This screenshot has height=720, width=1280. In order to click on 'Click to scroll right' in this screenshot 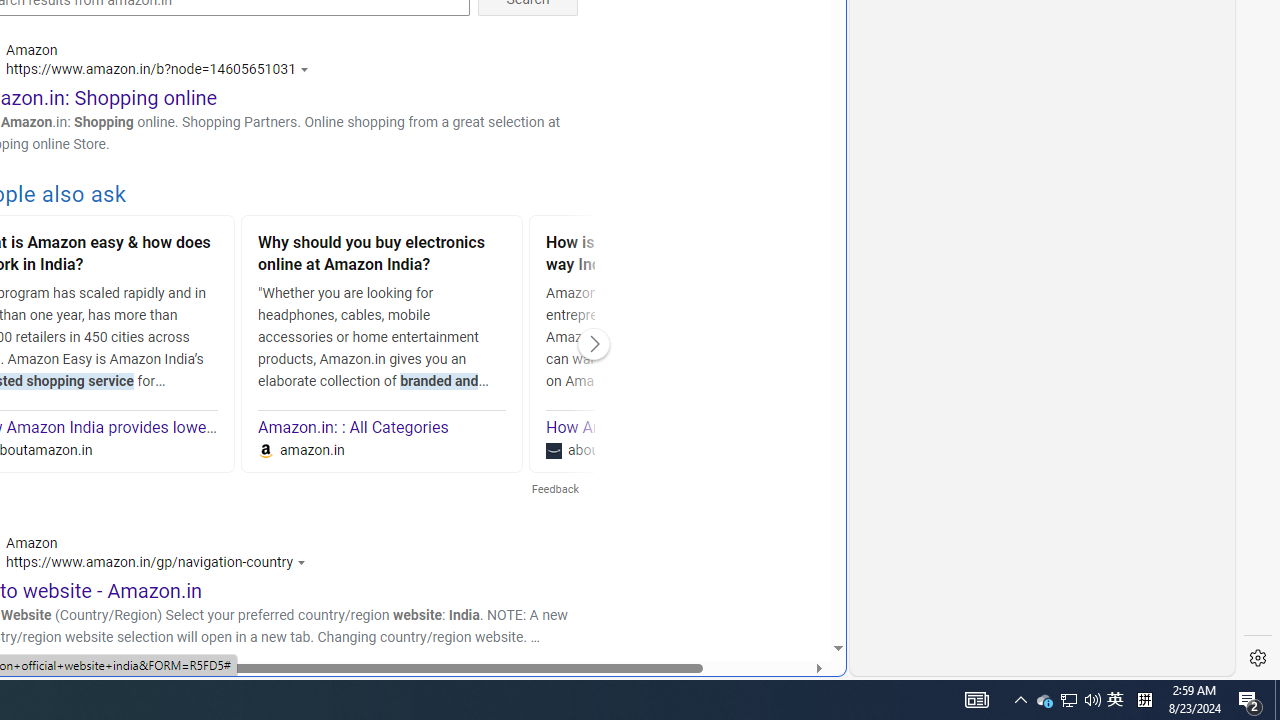, I will do `click(593, 343)`.